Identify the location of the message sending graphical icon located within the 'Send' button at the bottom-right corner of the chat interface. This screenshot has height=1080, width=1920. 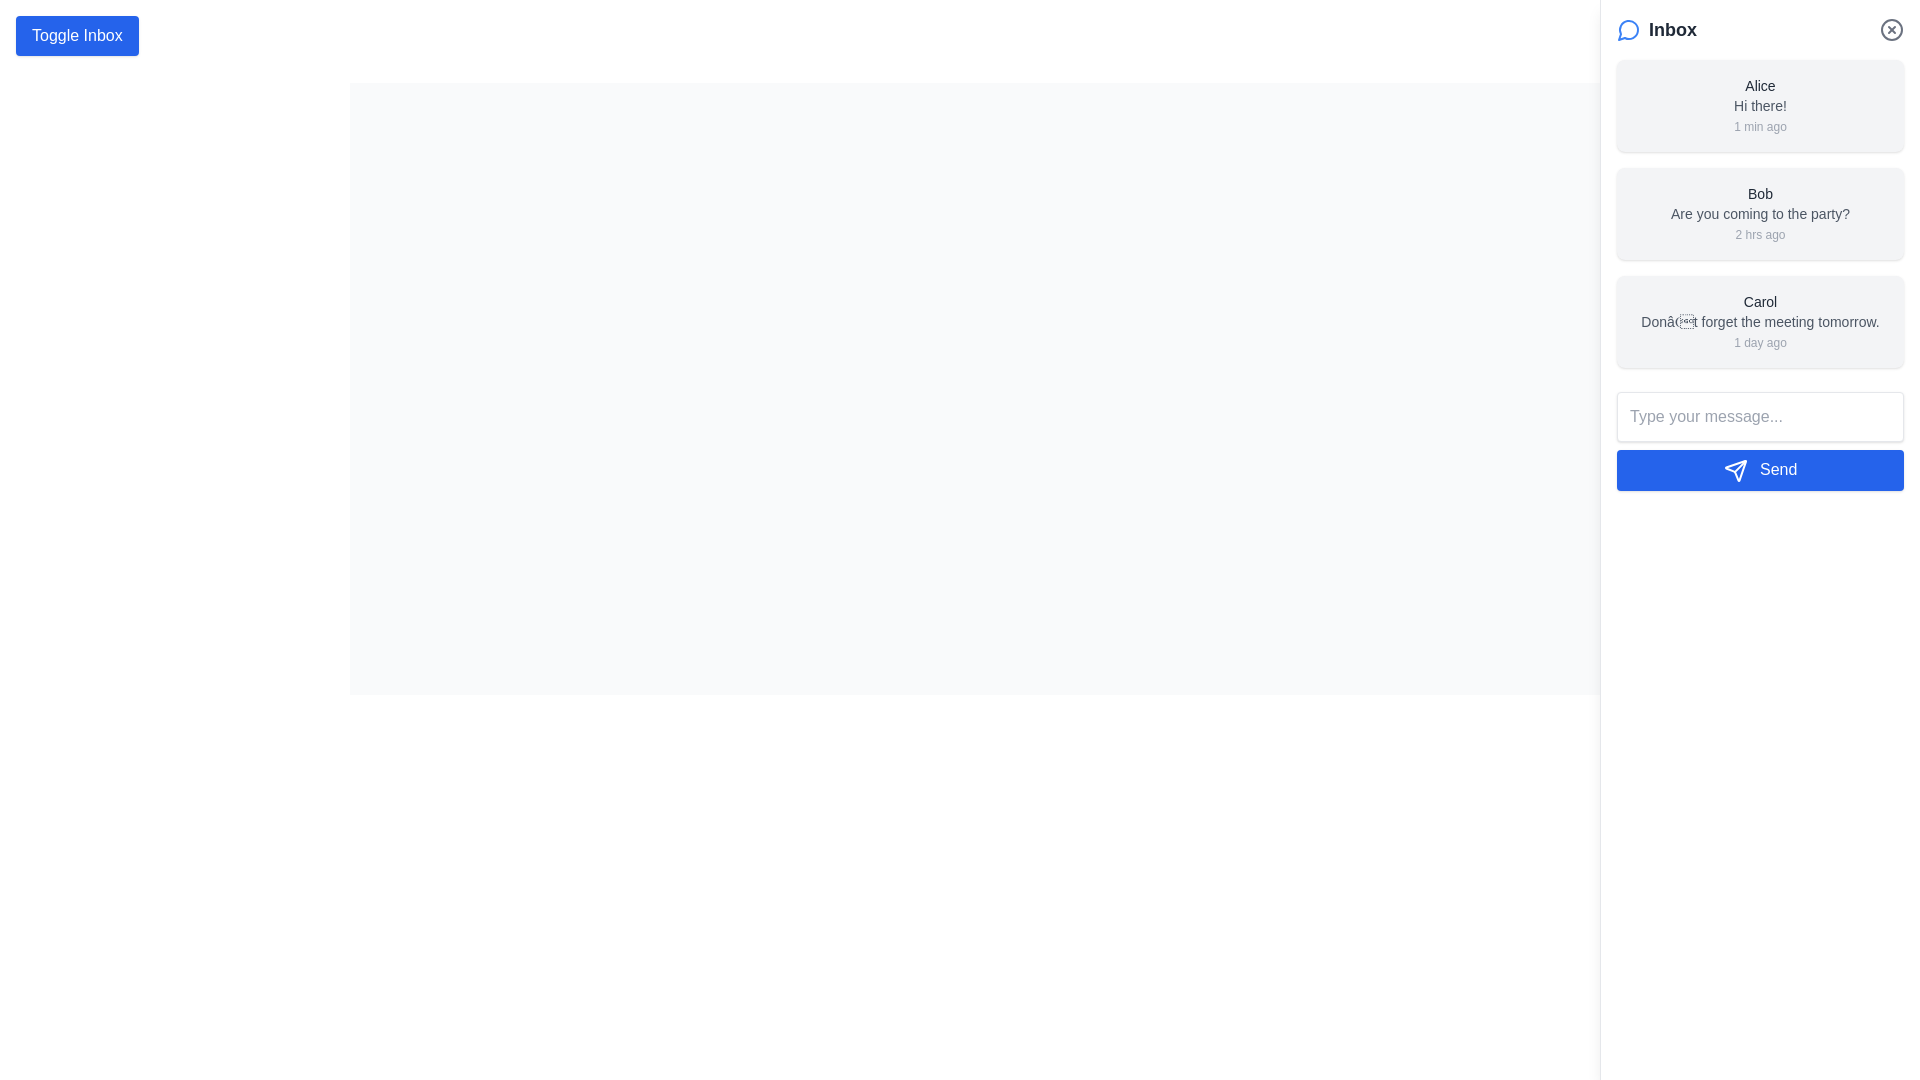
(1734, 470).